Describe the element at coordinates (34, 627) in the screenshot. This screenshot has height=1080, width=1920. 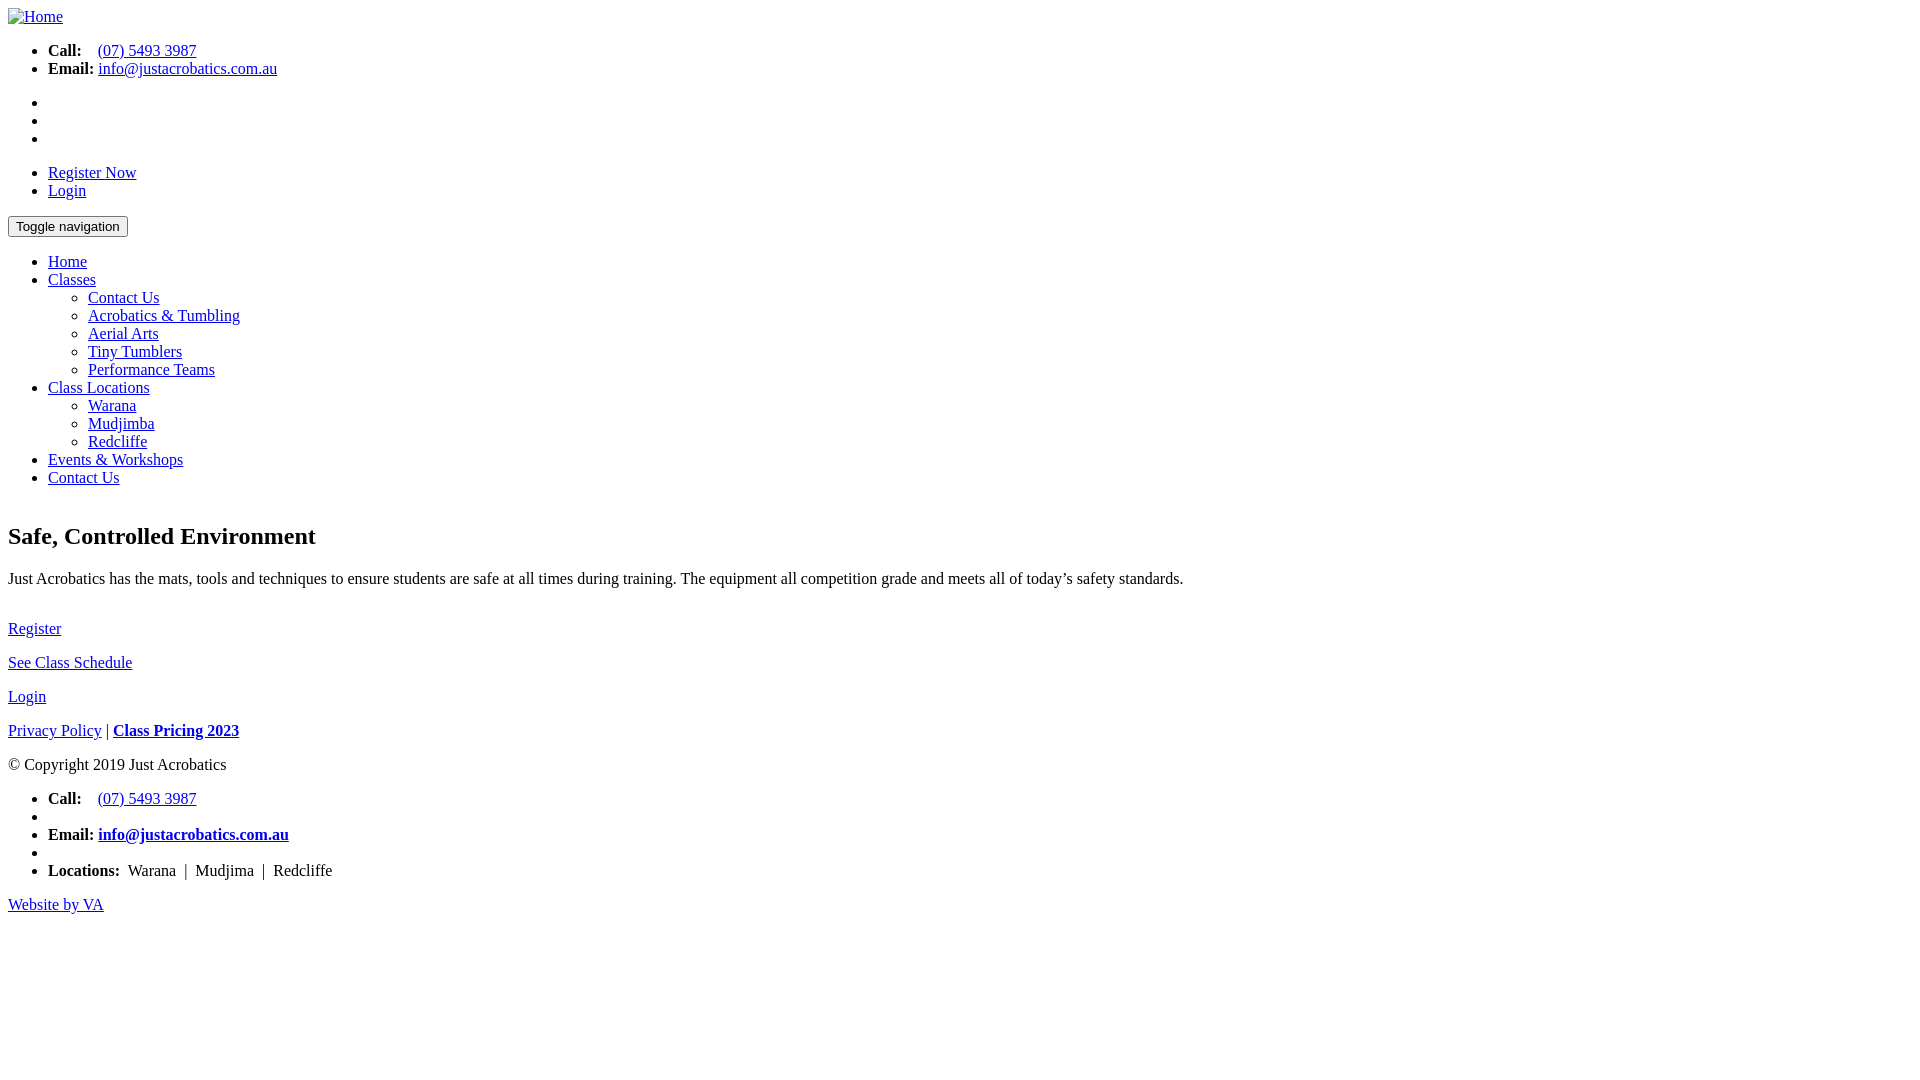
I see `'Register'` at that location.